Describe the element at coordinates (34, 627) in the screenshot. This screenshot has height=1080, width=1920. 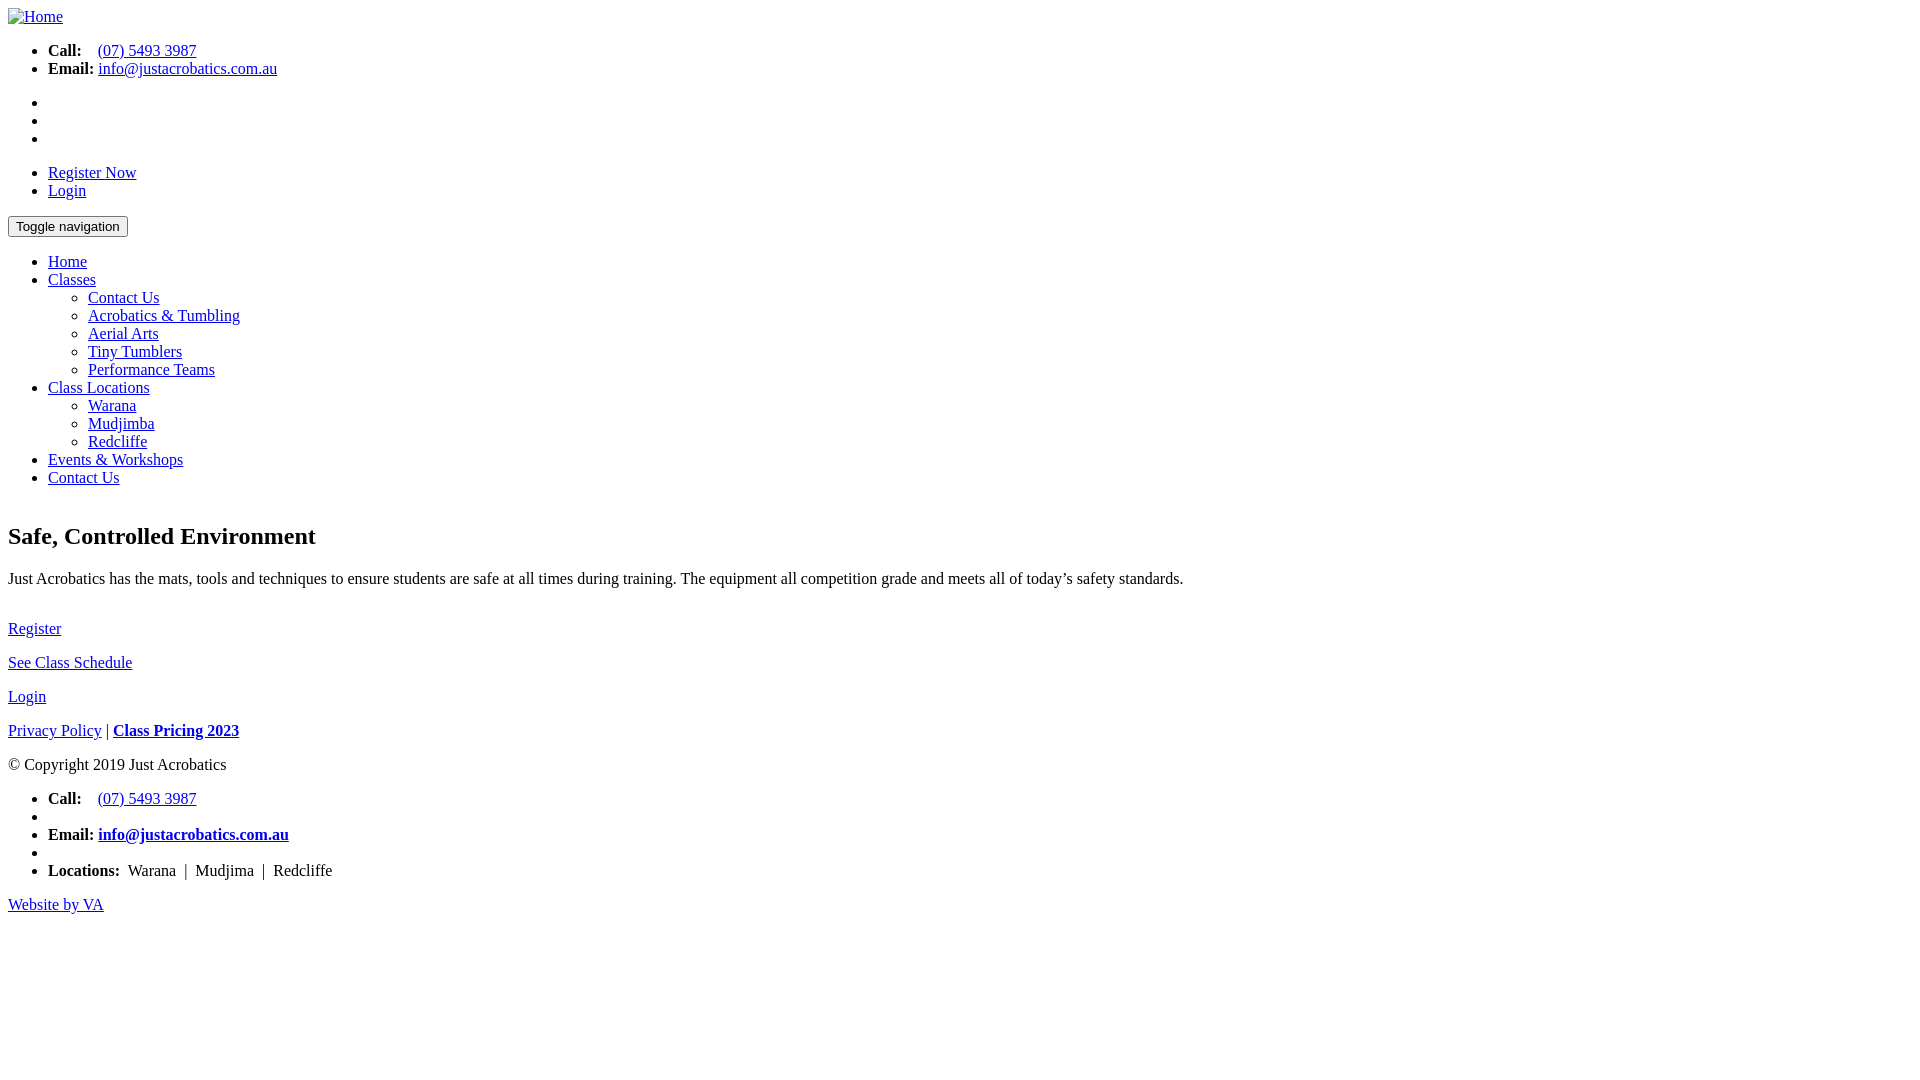
I see `'Register'` at that location.